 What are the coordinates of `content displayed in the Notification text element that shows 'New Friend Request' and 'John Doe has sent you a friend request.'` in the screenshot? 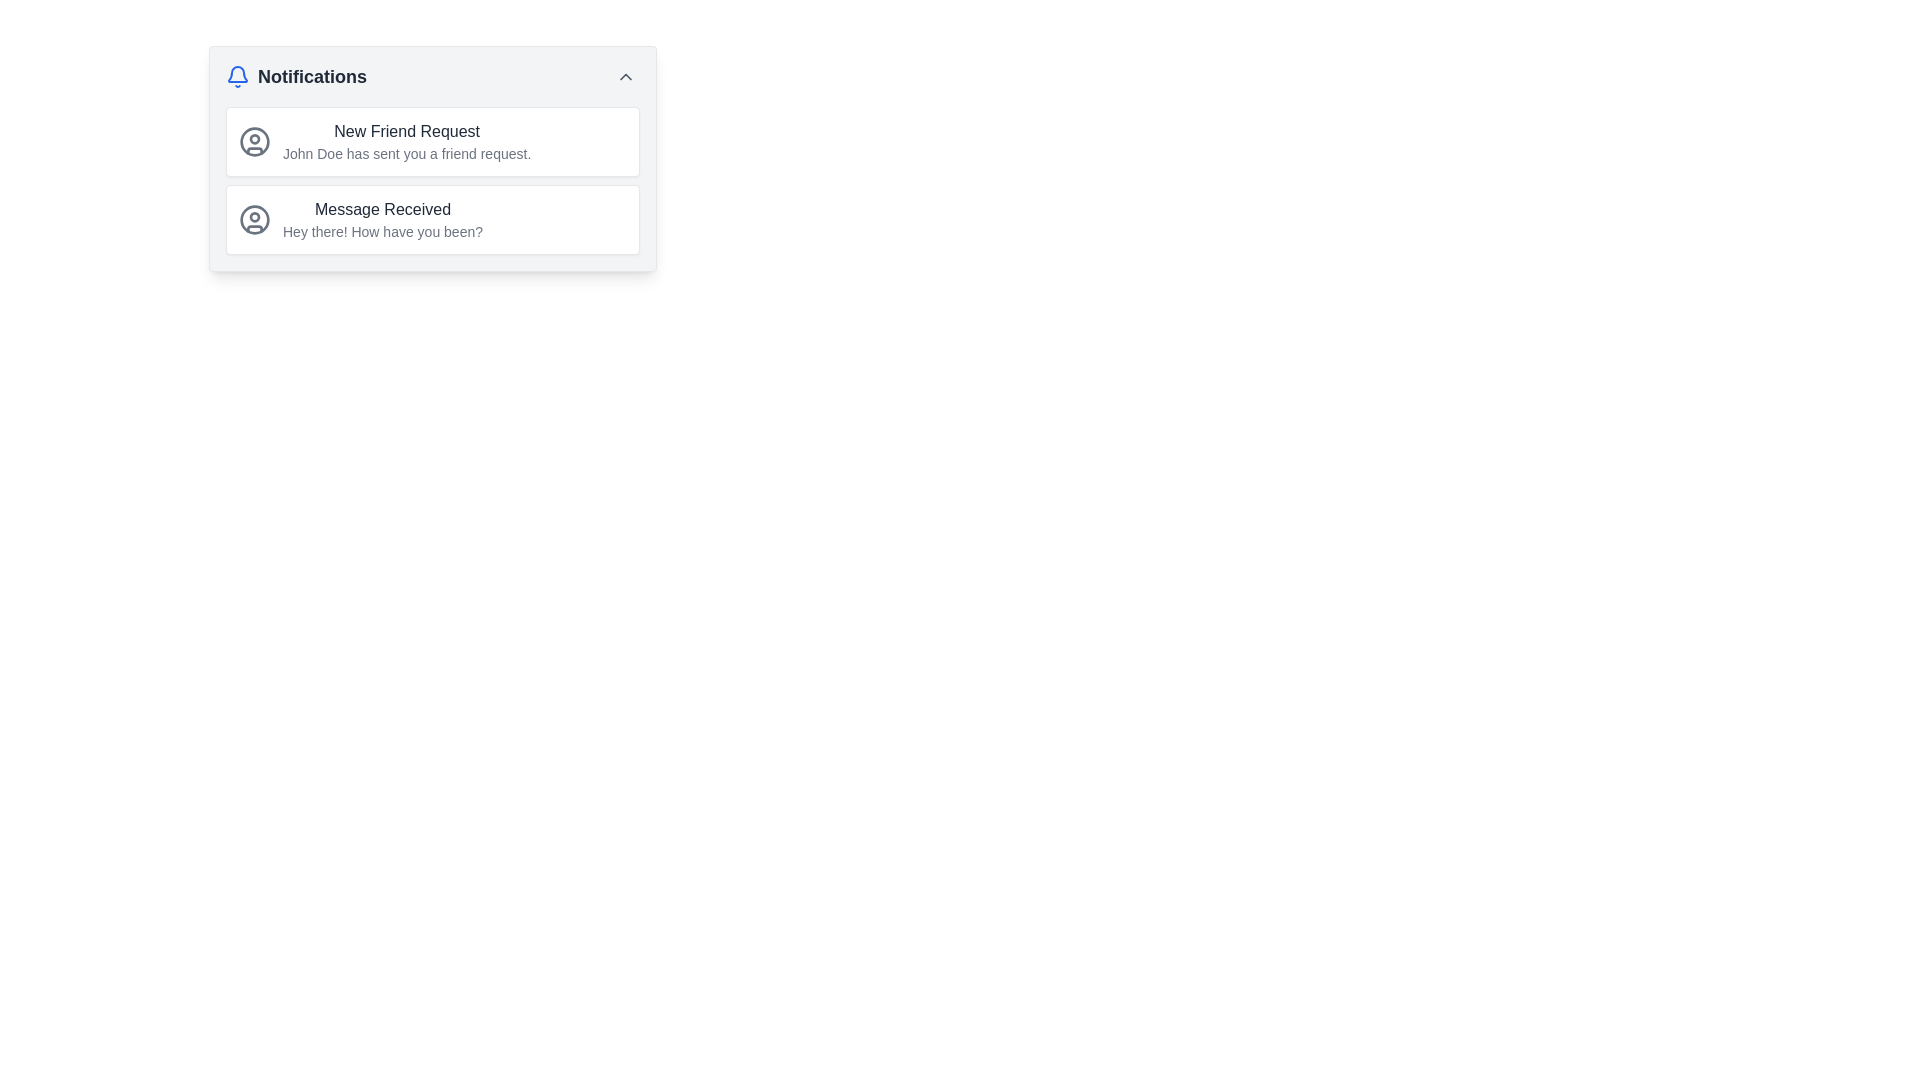 It's located at (406, 141).